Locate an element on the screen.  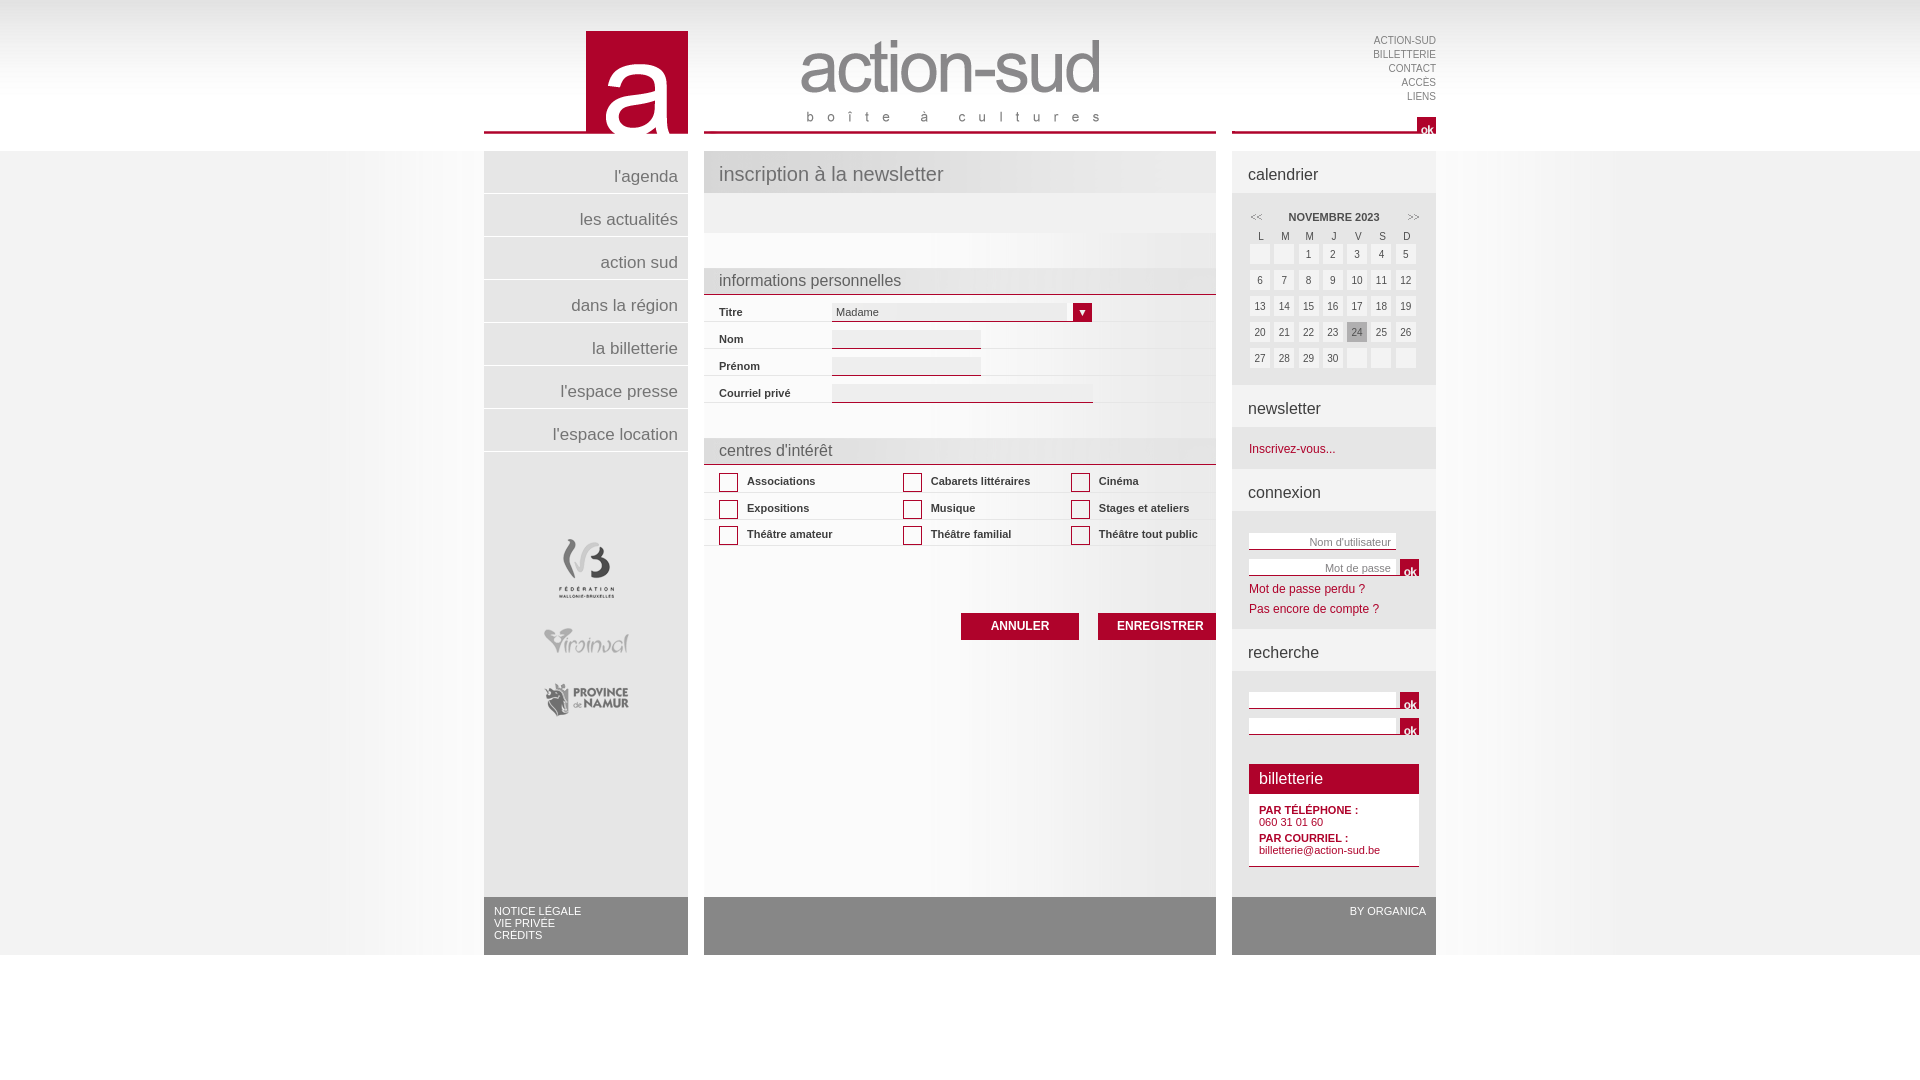
'l'espace presse' is located at coordinates (584, 386).